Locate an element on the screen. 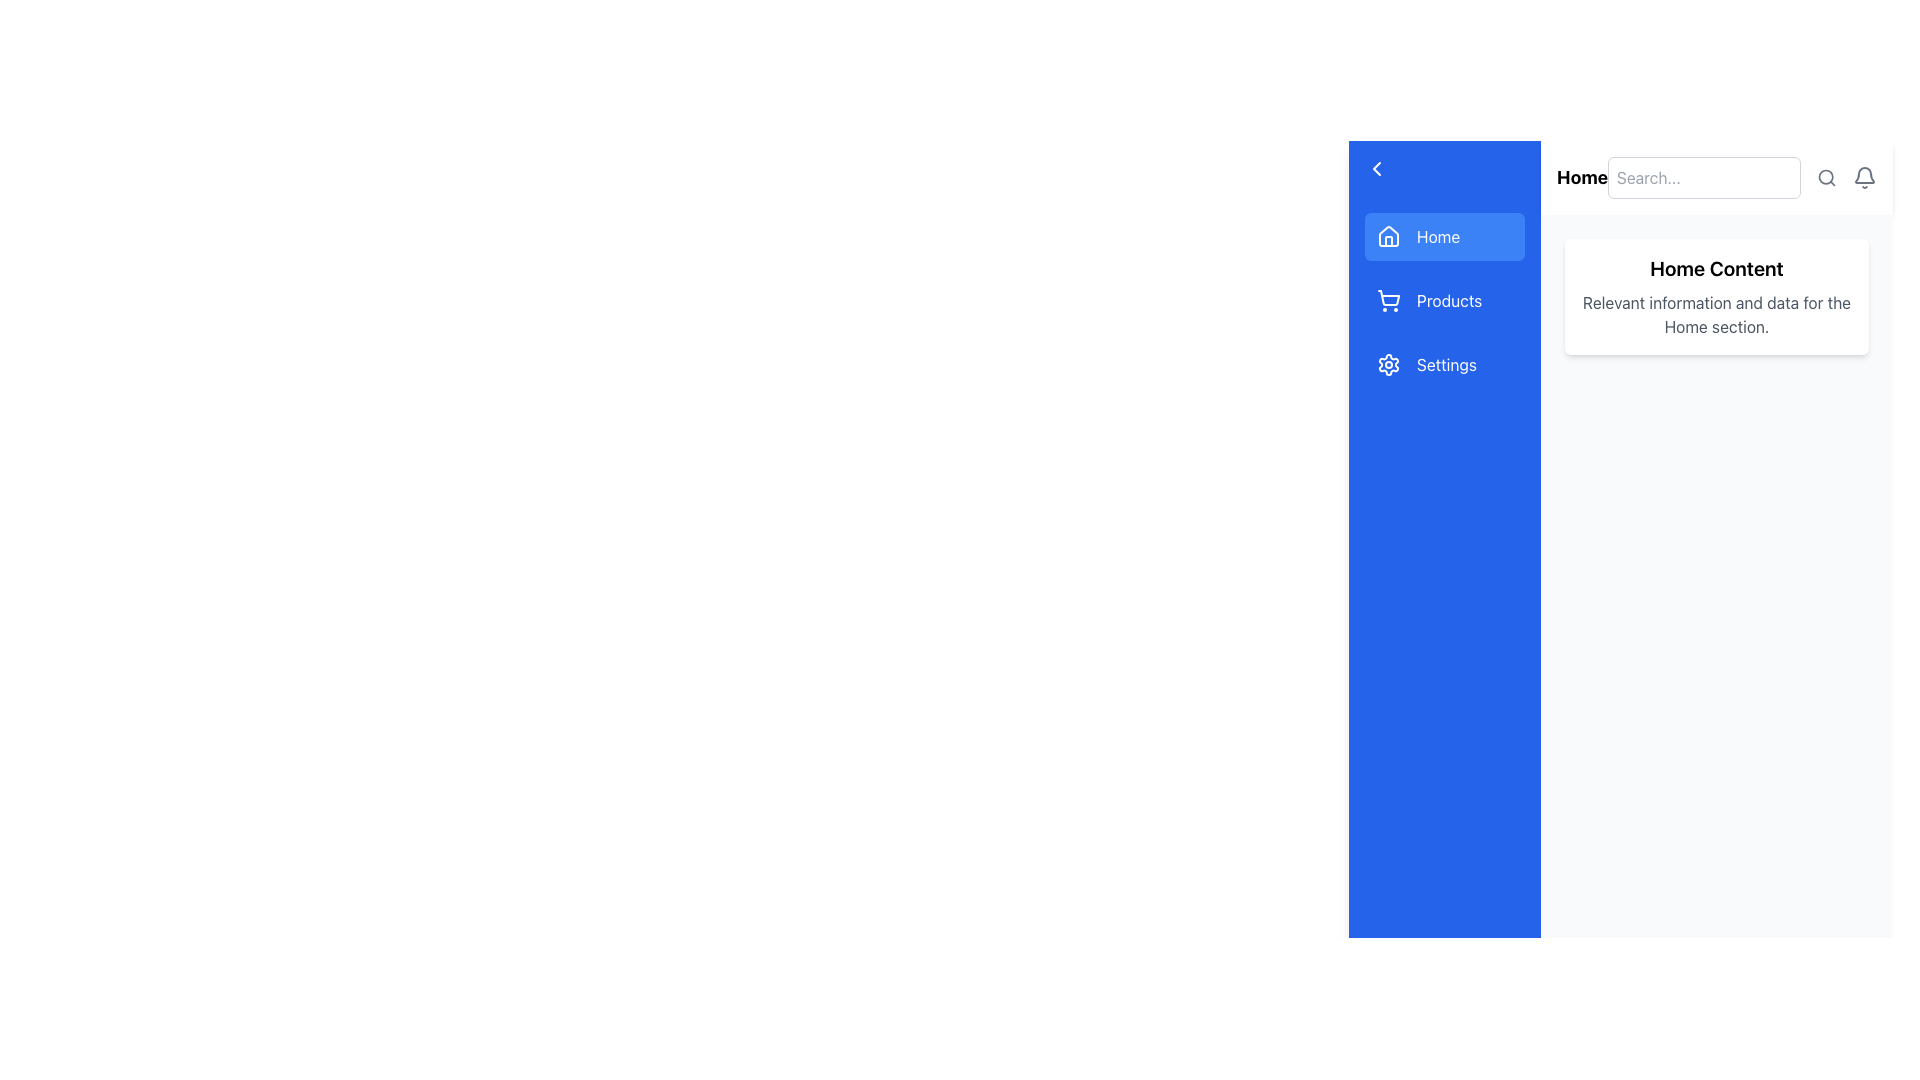 Image resolution: width=1920 pixels, height=1080 pixels. the SVG Circle that represents the search feature, located at the top right corner of the interface is located at coordinates (1826, 176).